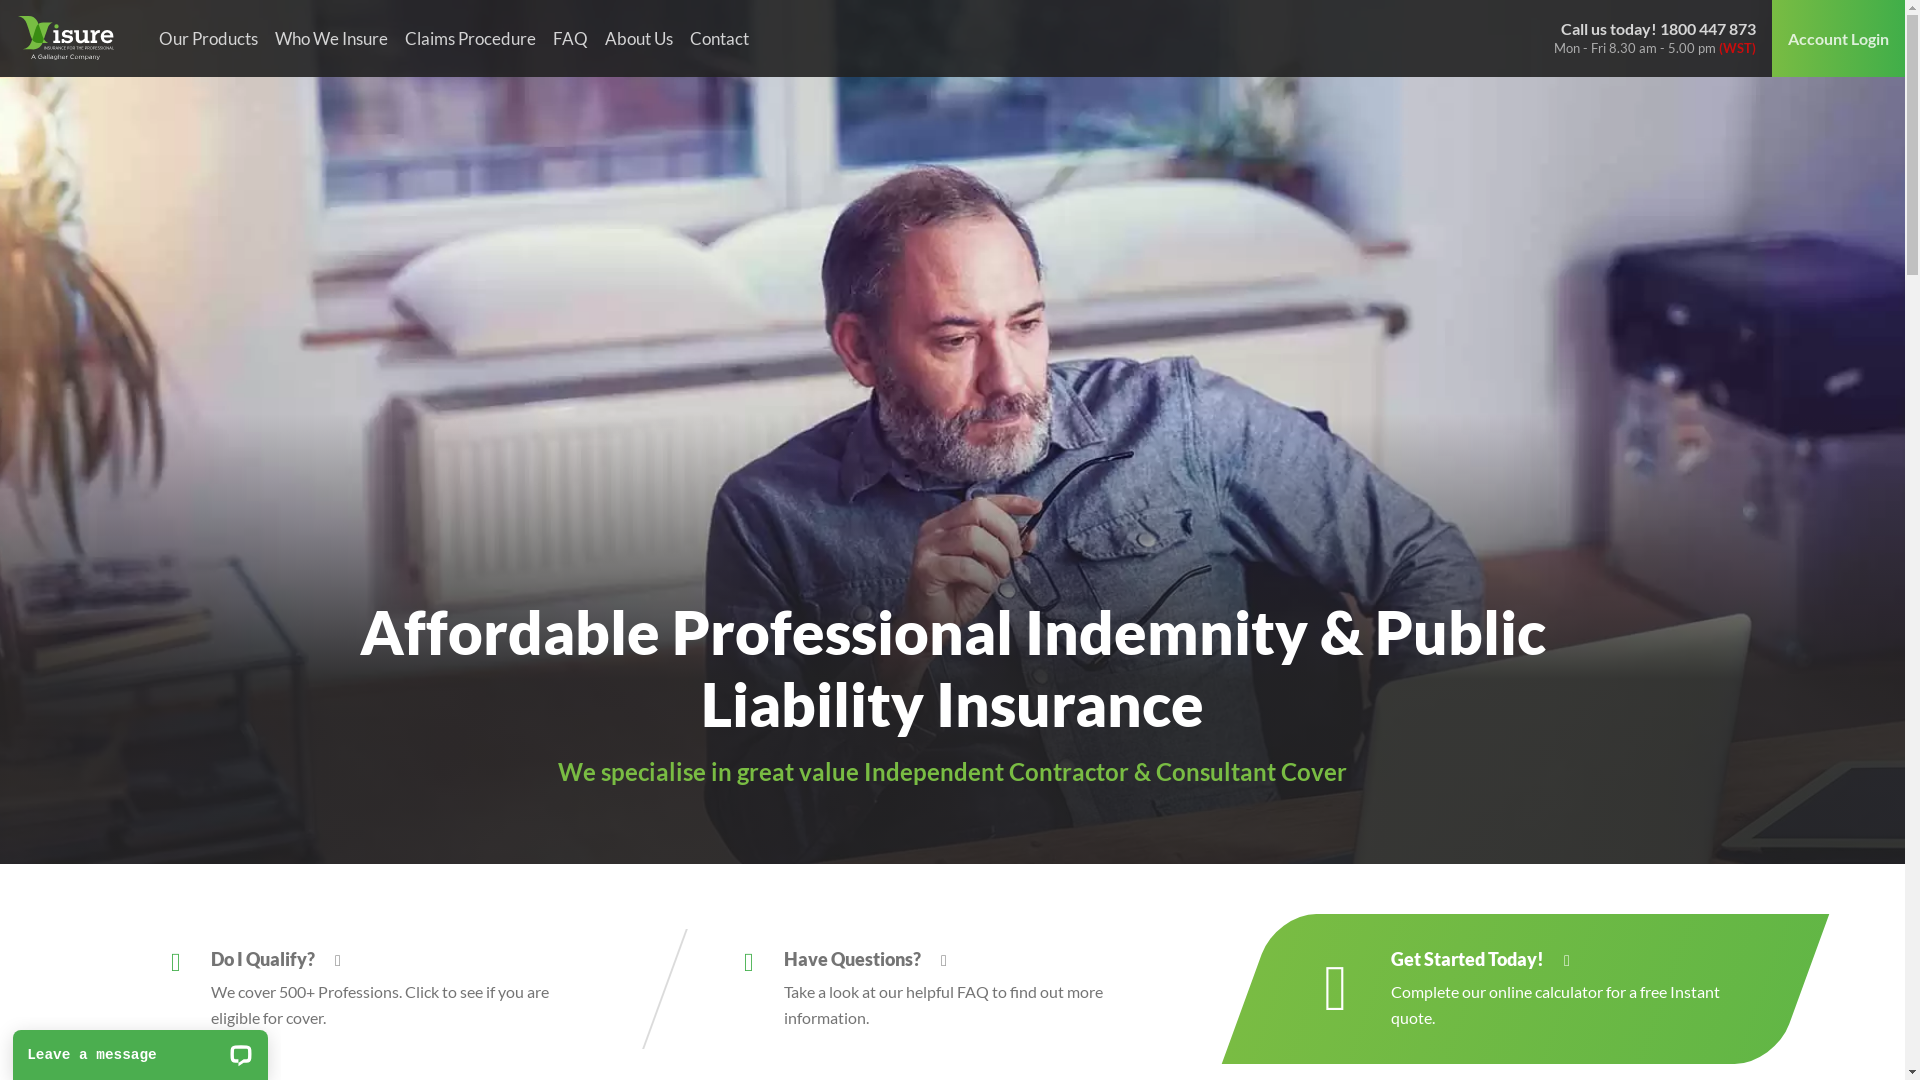 The height and width of the screenshot is (1080, 1920). What do you see at coordinates (637, 38) in the screenshot?
I see `'About Us'` at bounding box center [637, 38].